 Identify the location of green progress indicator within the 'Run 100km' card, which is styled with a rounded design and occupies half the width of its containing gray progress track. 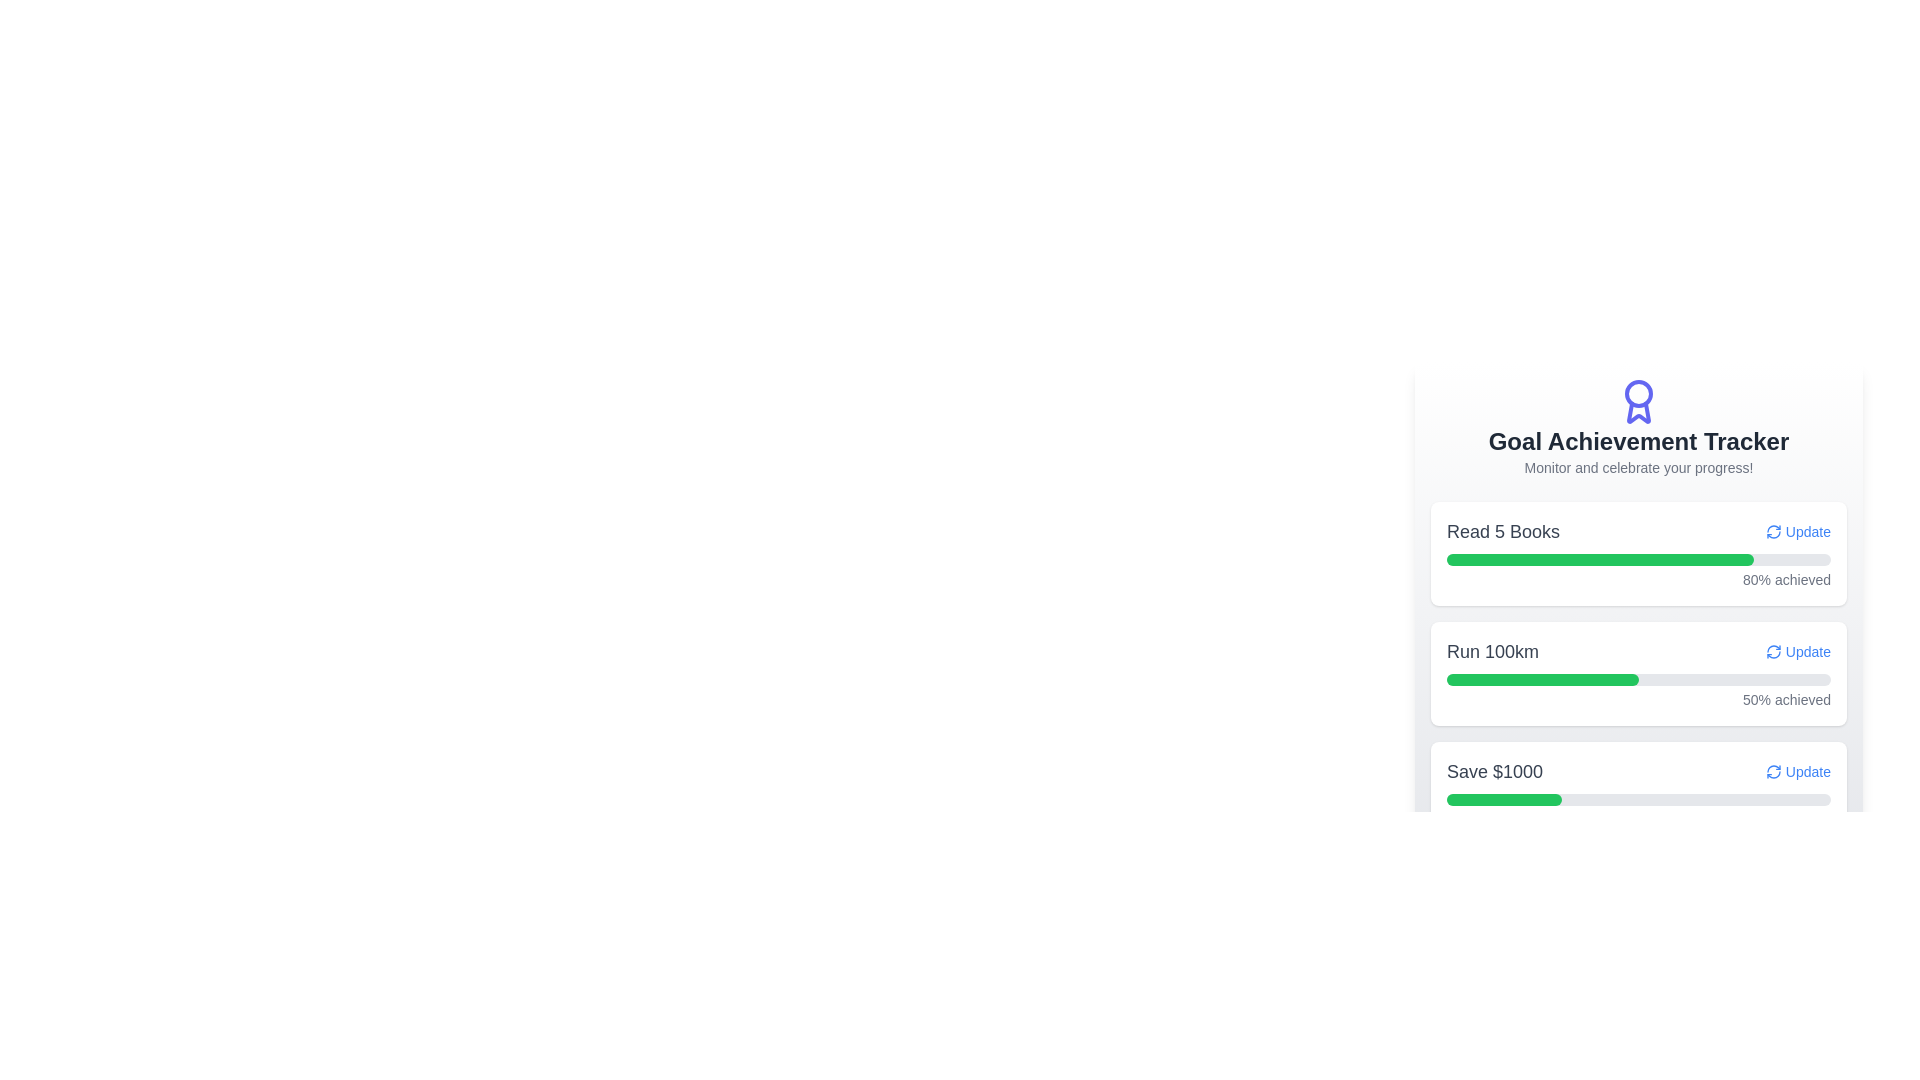
(1541, 678).